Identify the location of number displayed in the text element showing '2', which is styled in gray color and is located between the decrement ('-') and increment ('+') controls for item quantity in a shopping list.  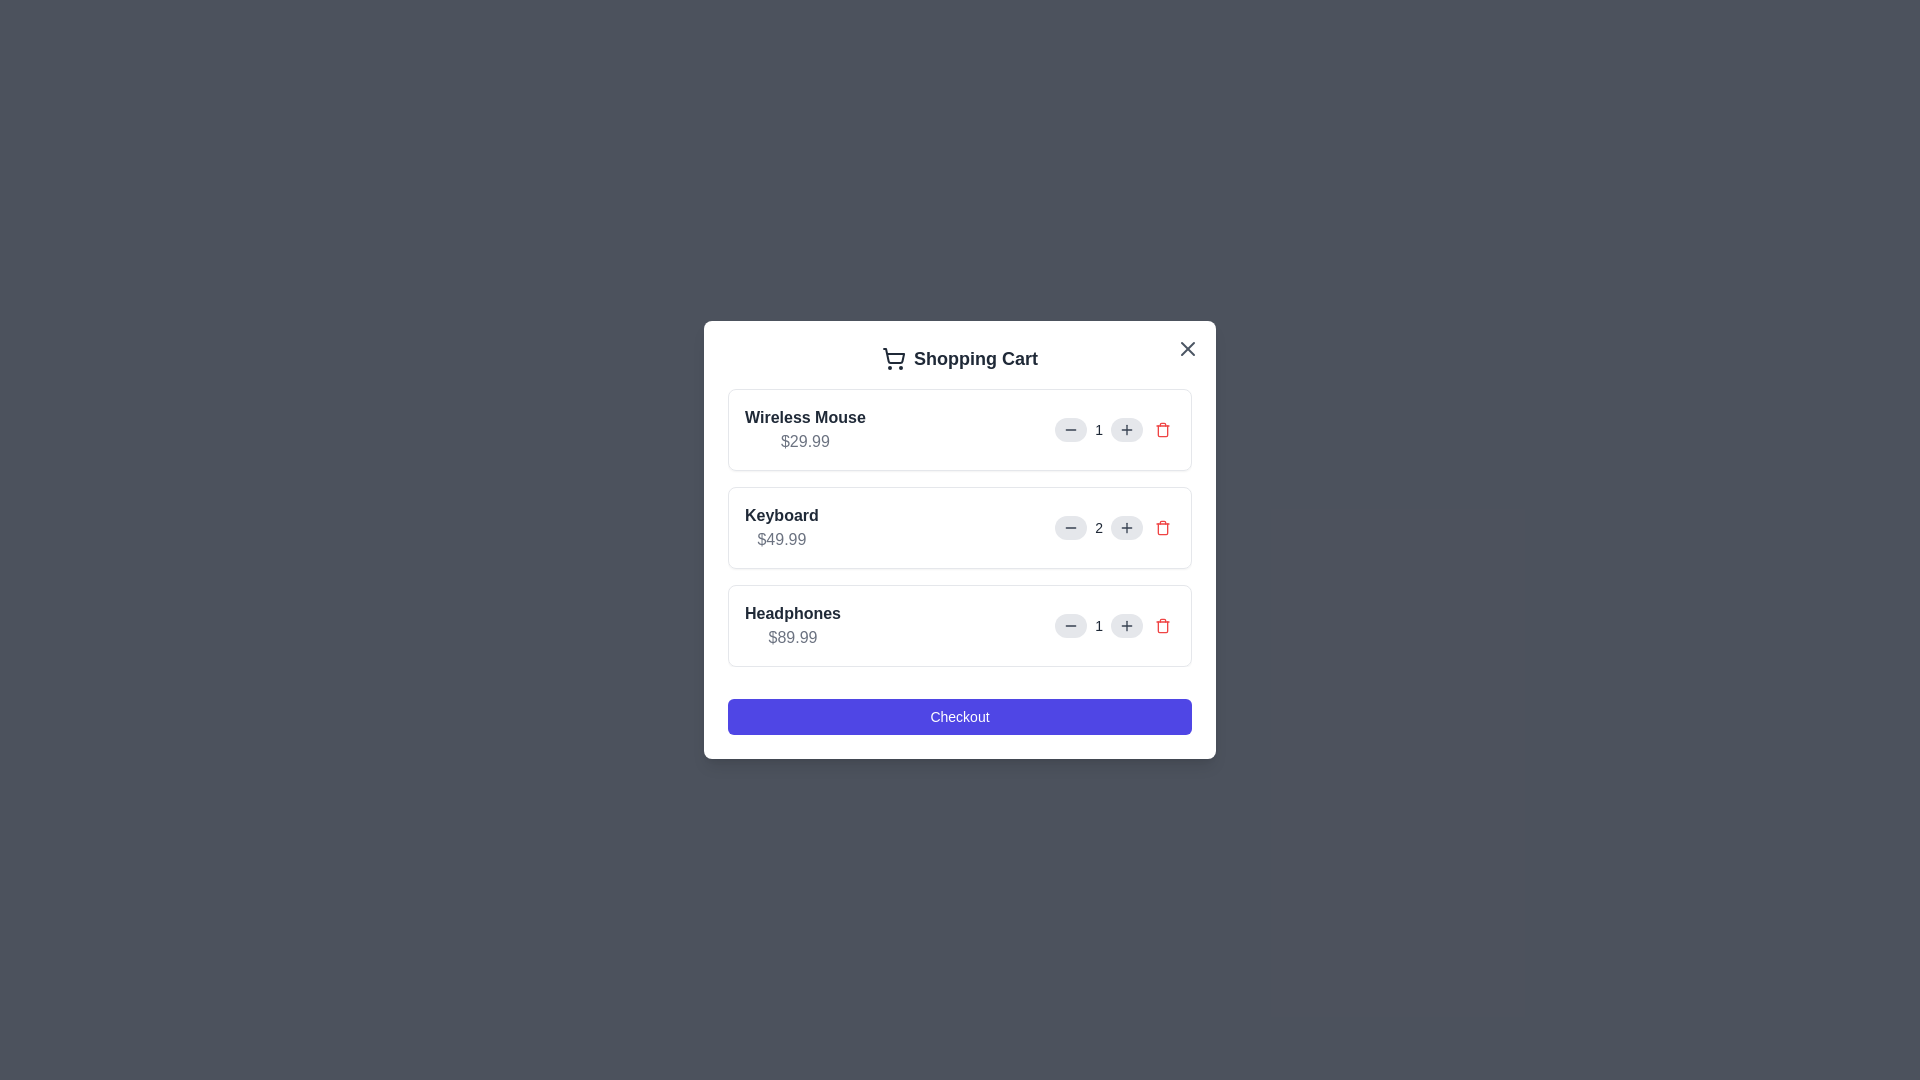
(1098, 527).